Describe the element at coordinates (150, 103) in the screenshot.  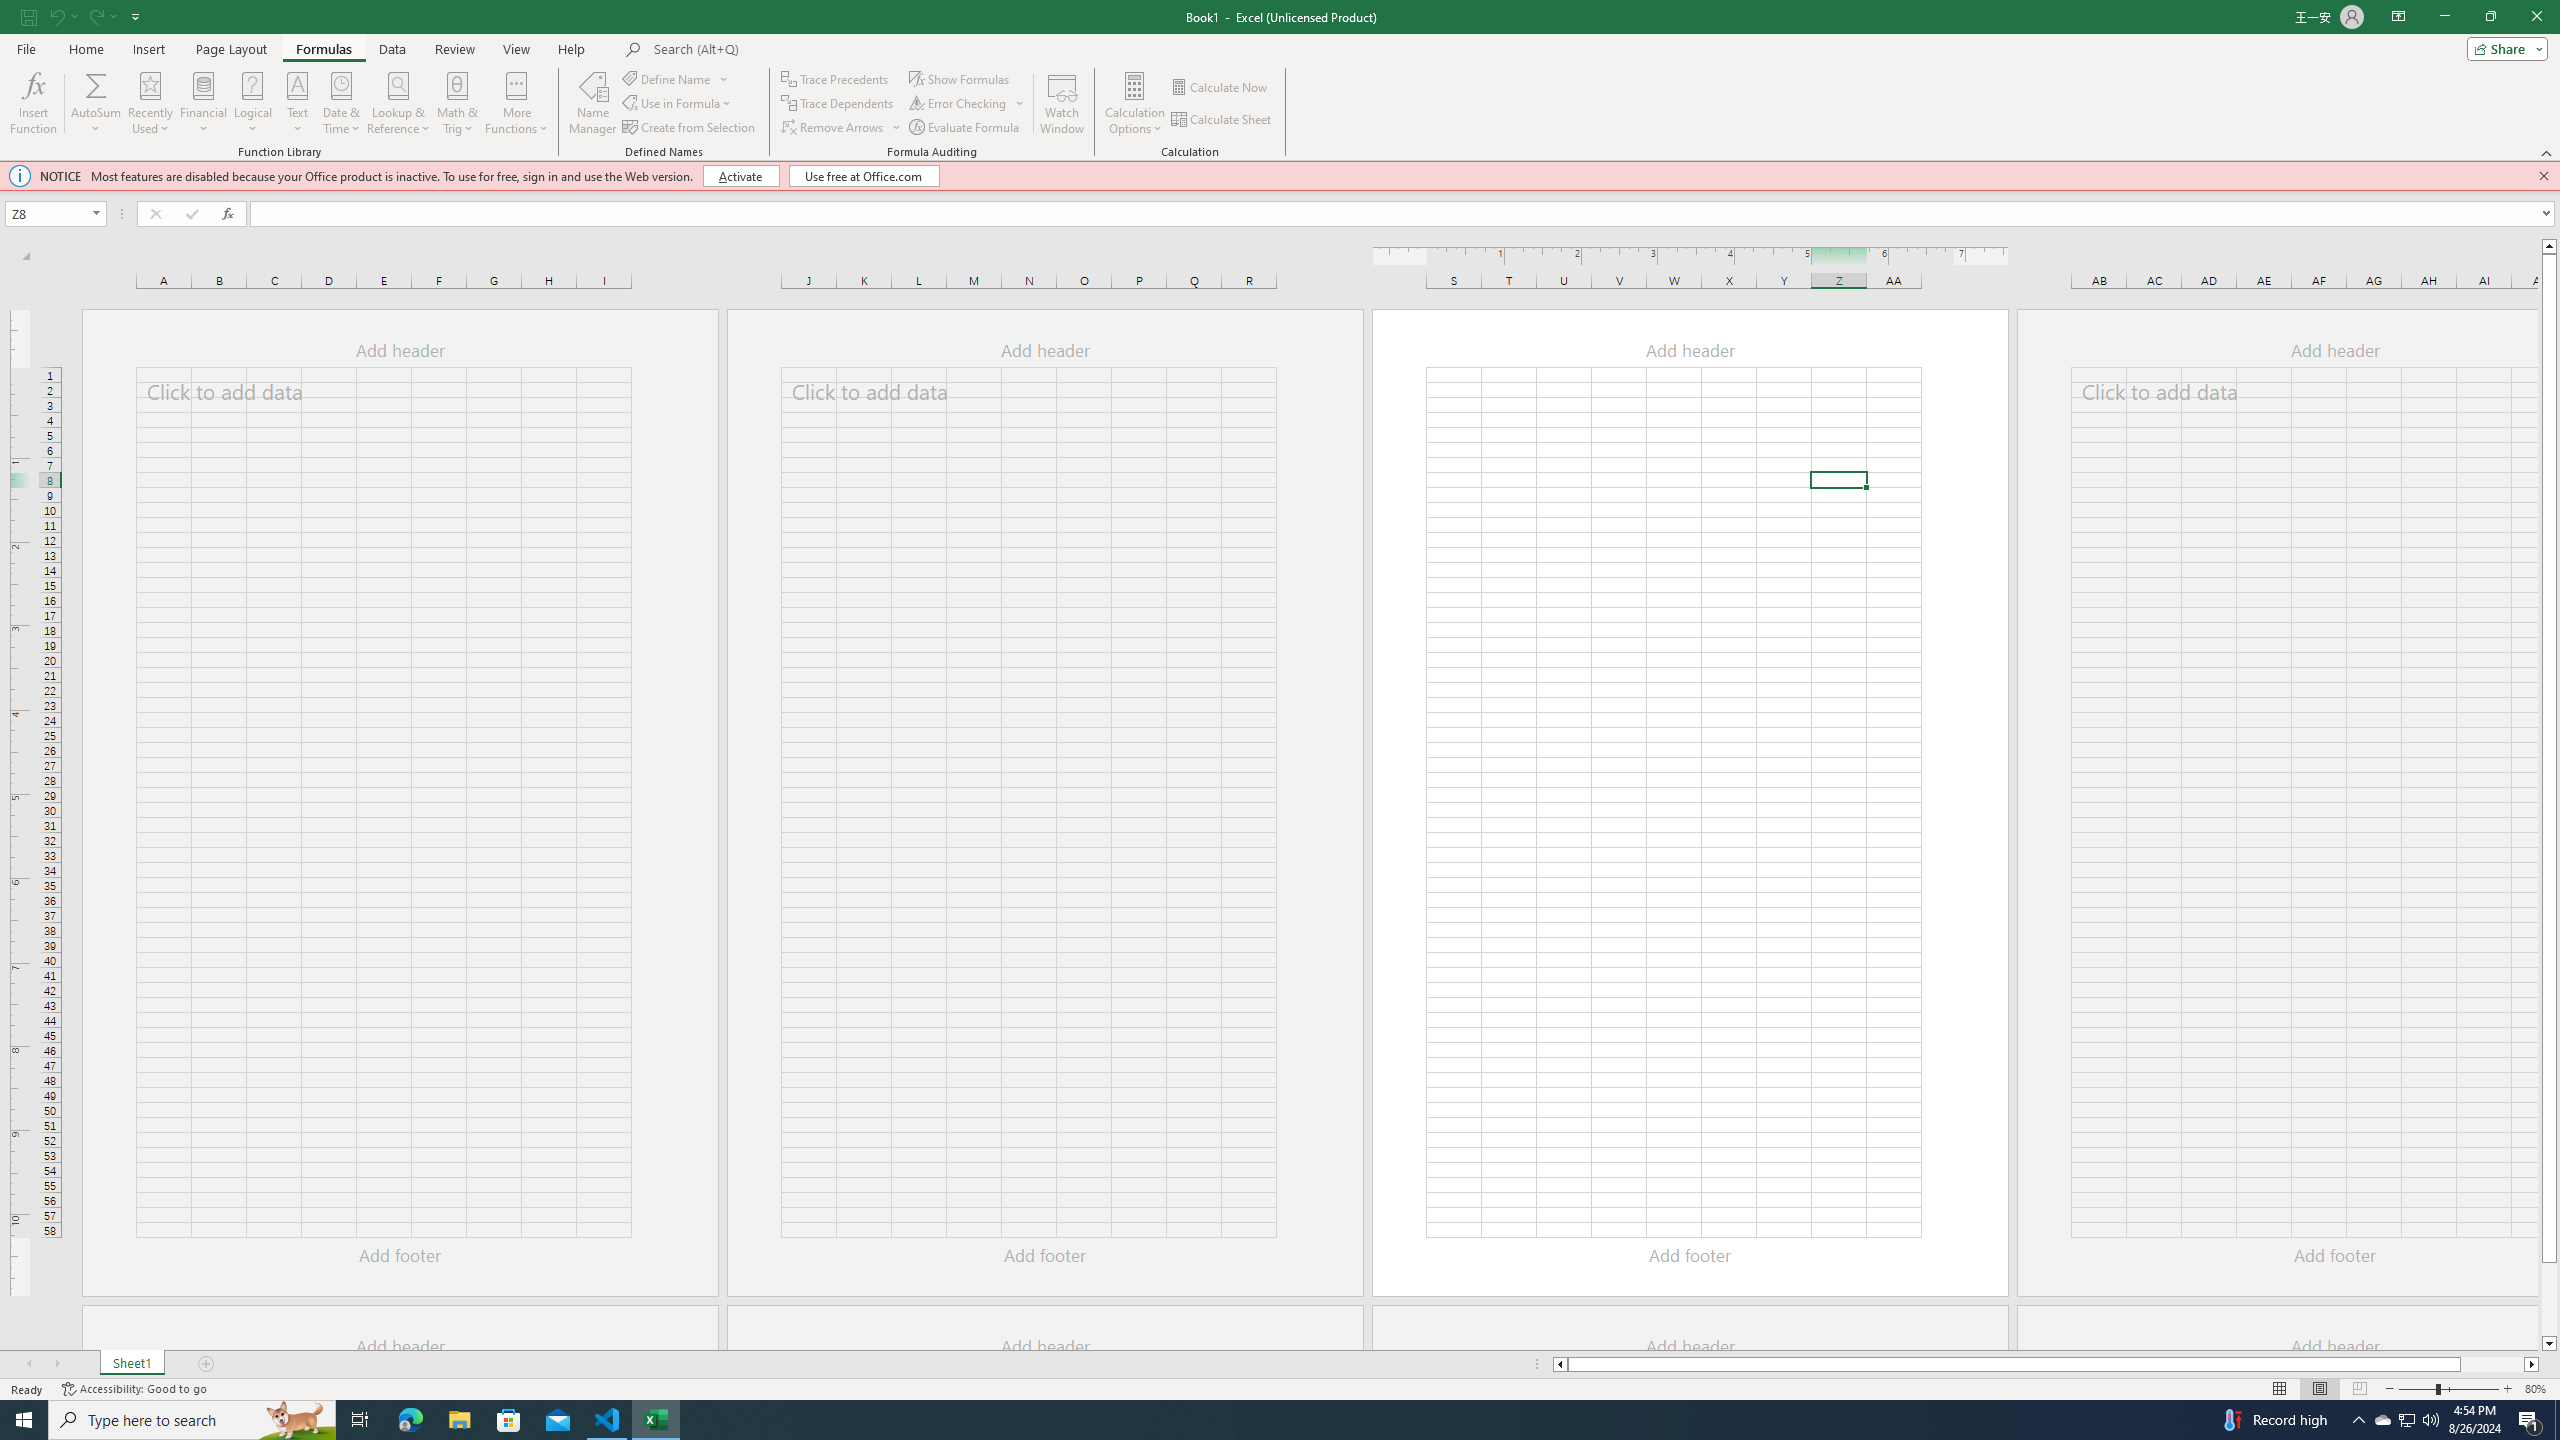
I see `'Recently Used'` at that location.